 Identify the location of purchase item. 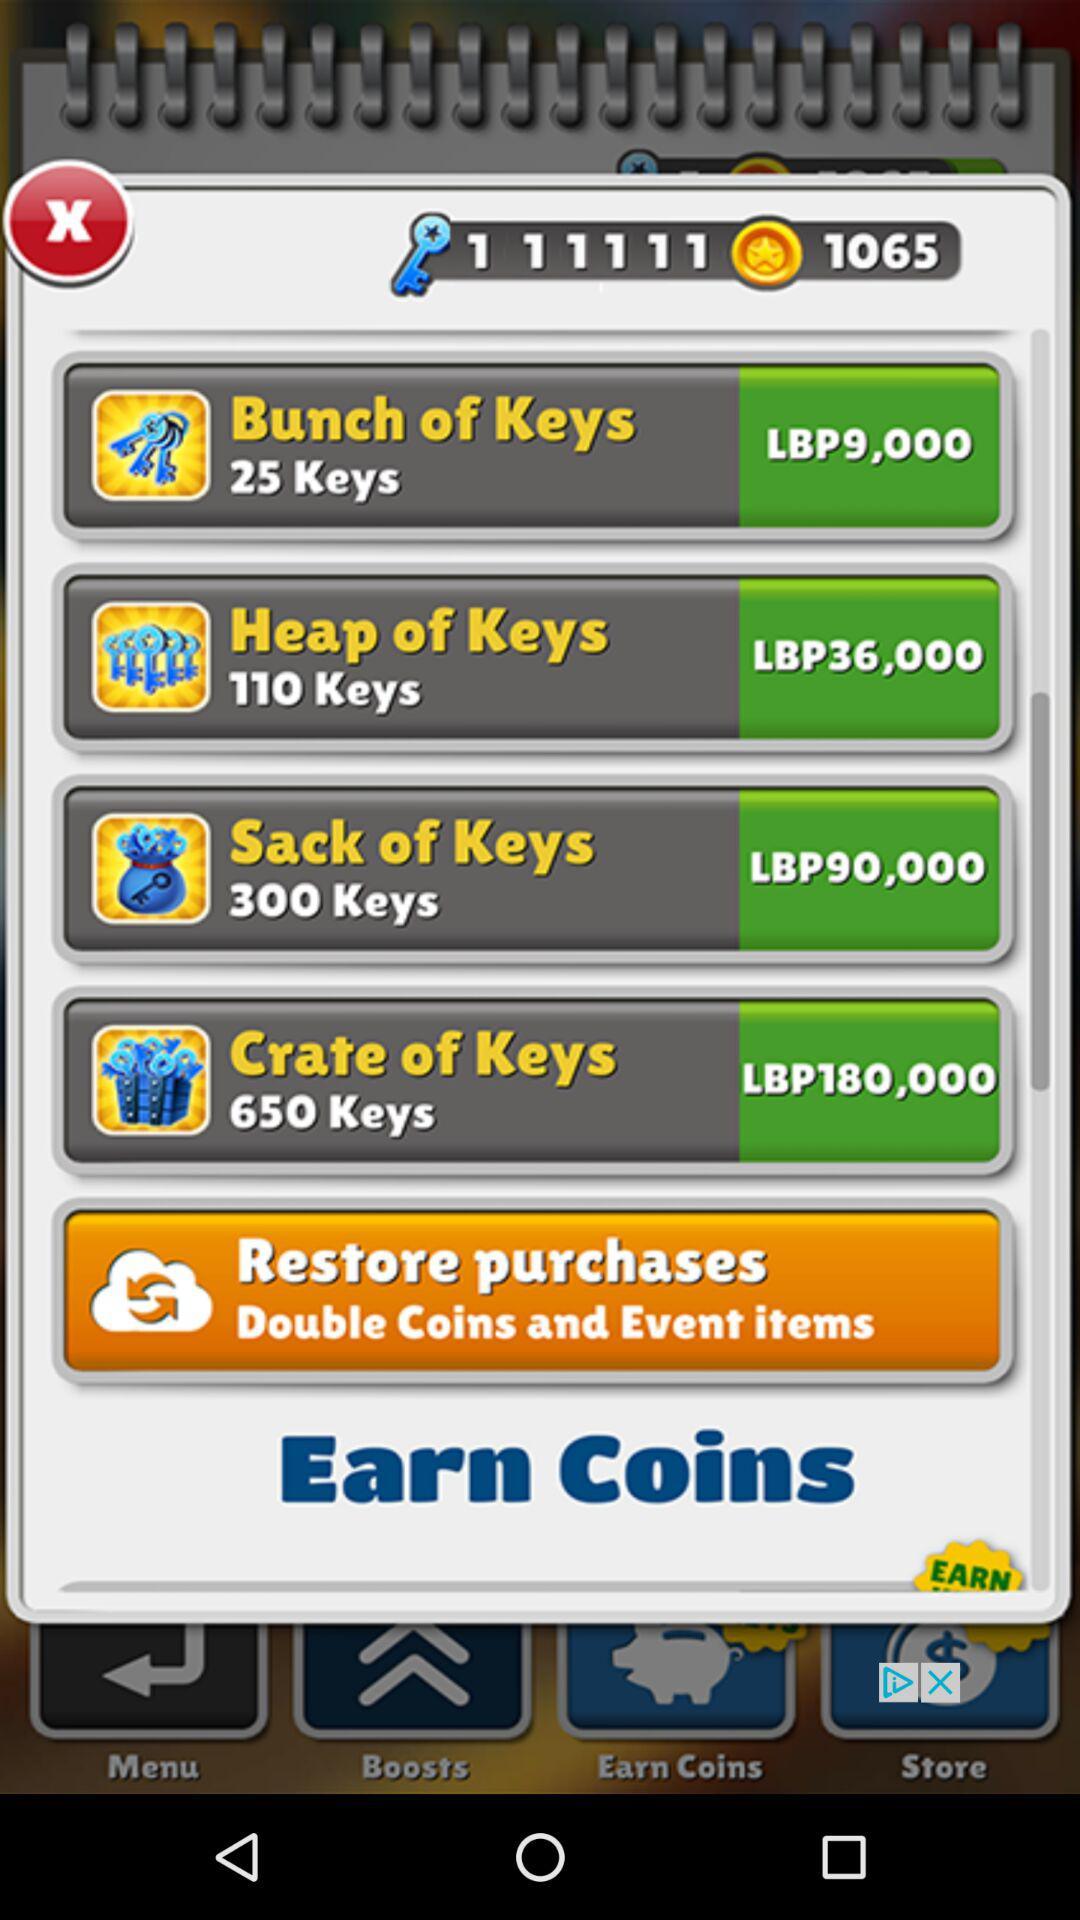
(868, 1075).